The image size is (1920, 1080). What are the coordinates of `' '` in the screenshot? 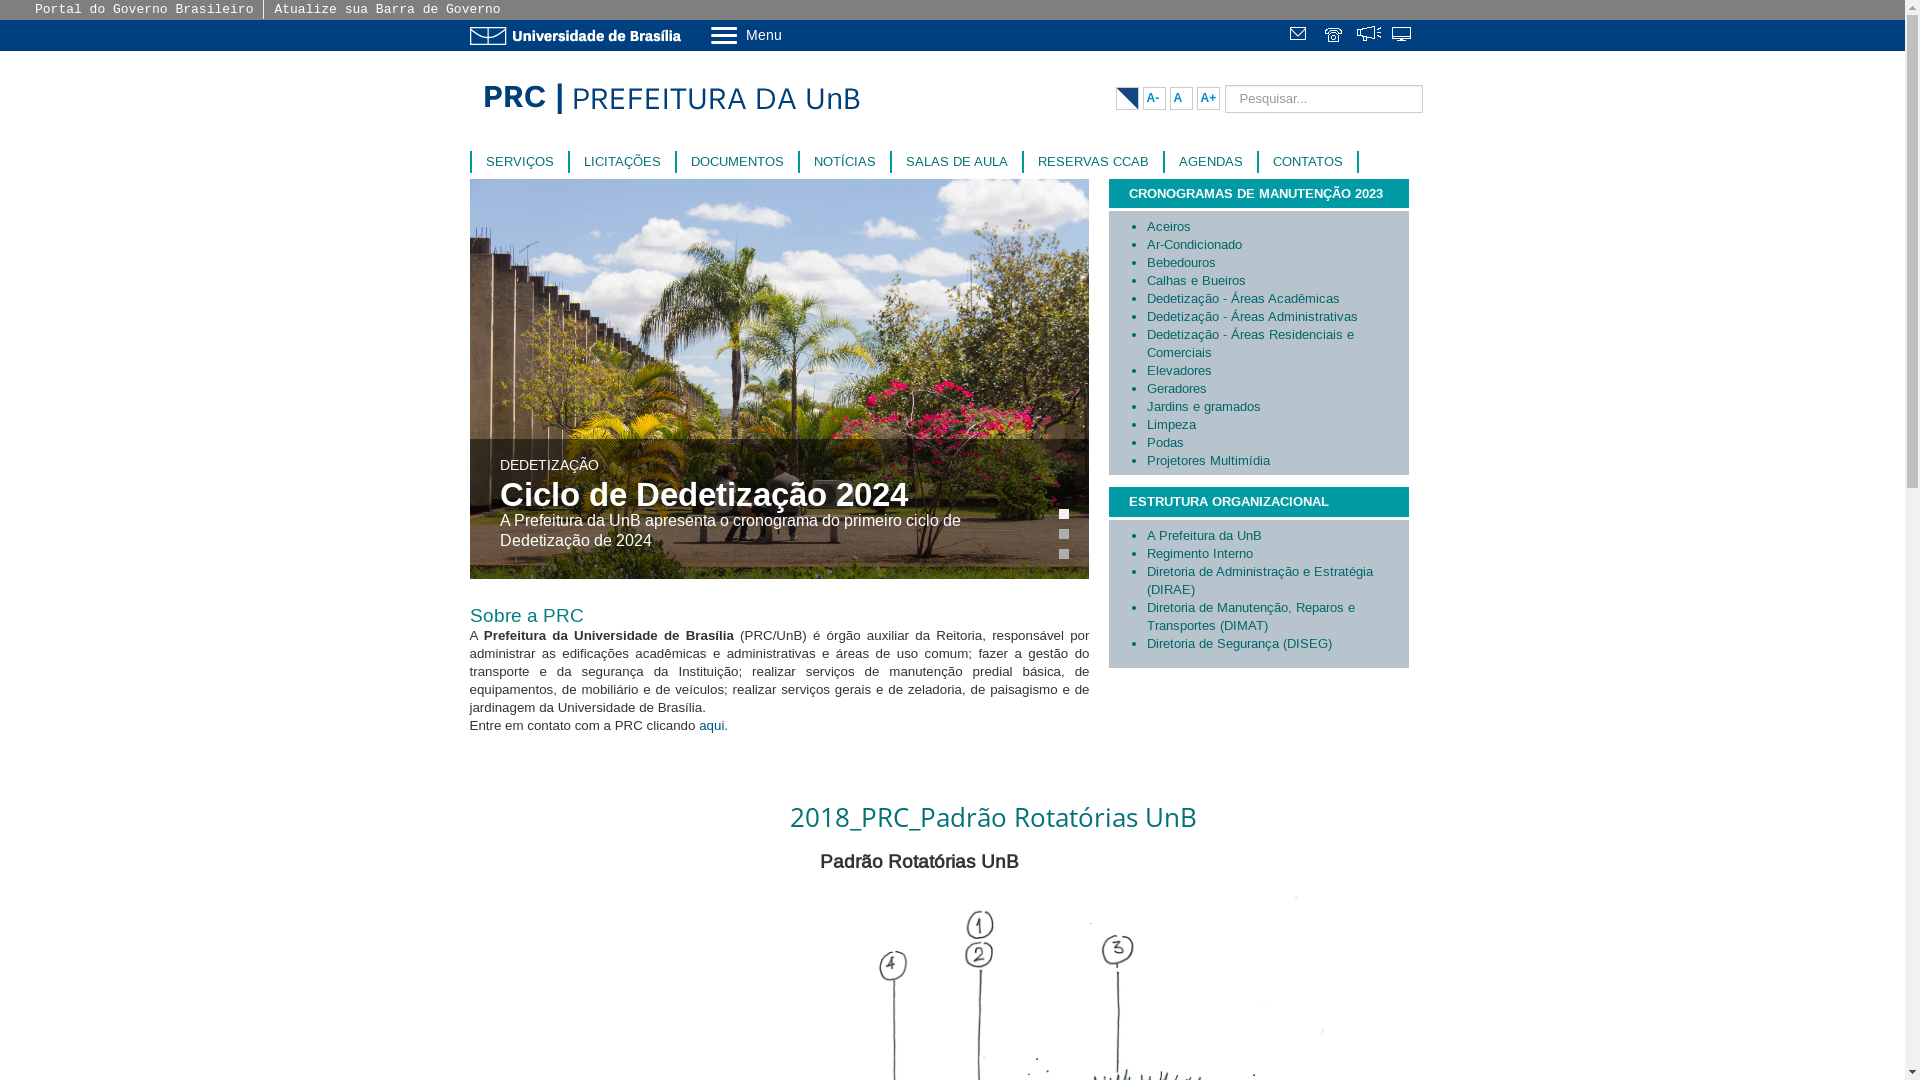 It's located at (1334, 36).